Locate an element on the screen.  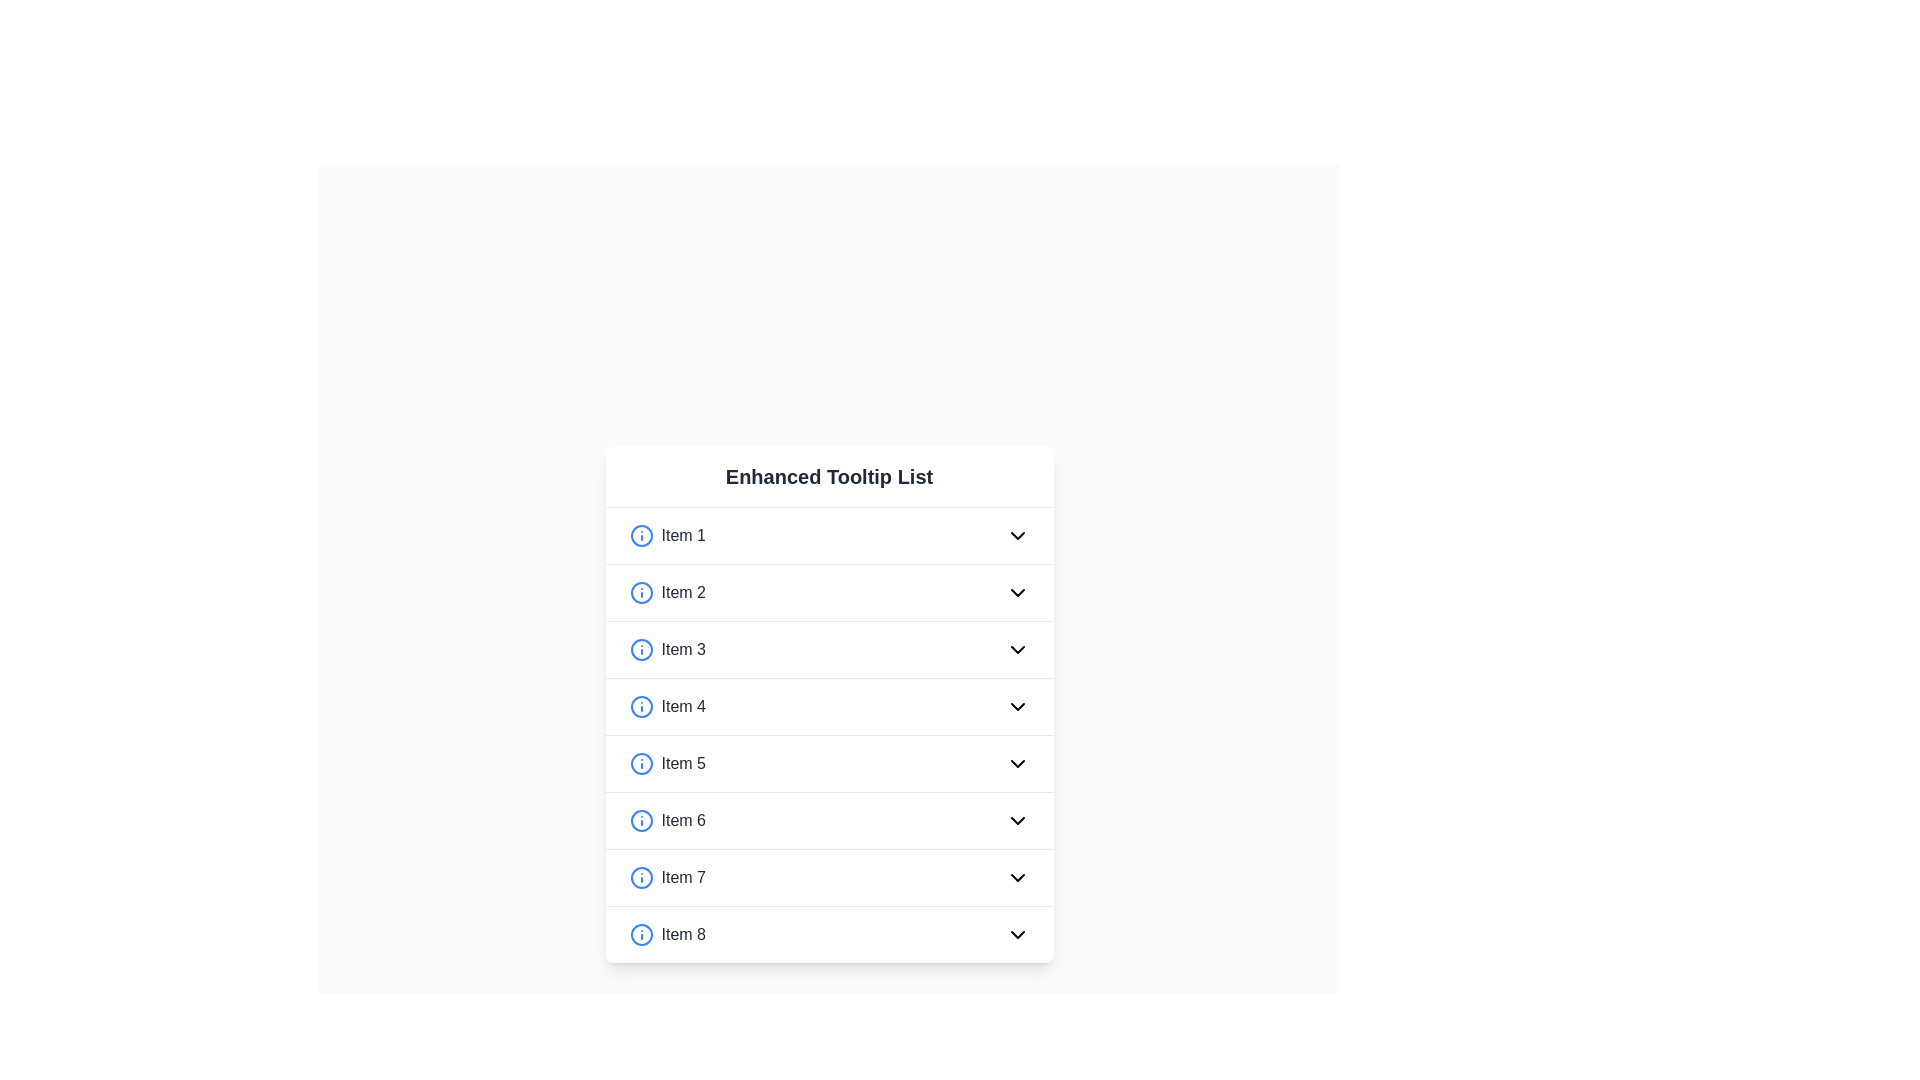
the seventh item in the 'Enhanced Tooltip List', which is identified by the Text Label positioned below 'Item 6' and above 'Item 8' is located at coordinates (683, 877).